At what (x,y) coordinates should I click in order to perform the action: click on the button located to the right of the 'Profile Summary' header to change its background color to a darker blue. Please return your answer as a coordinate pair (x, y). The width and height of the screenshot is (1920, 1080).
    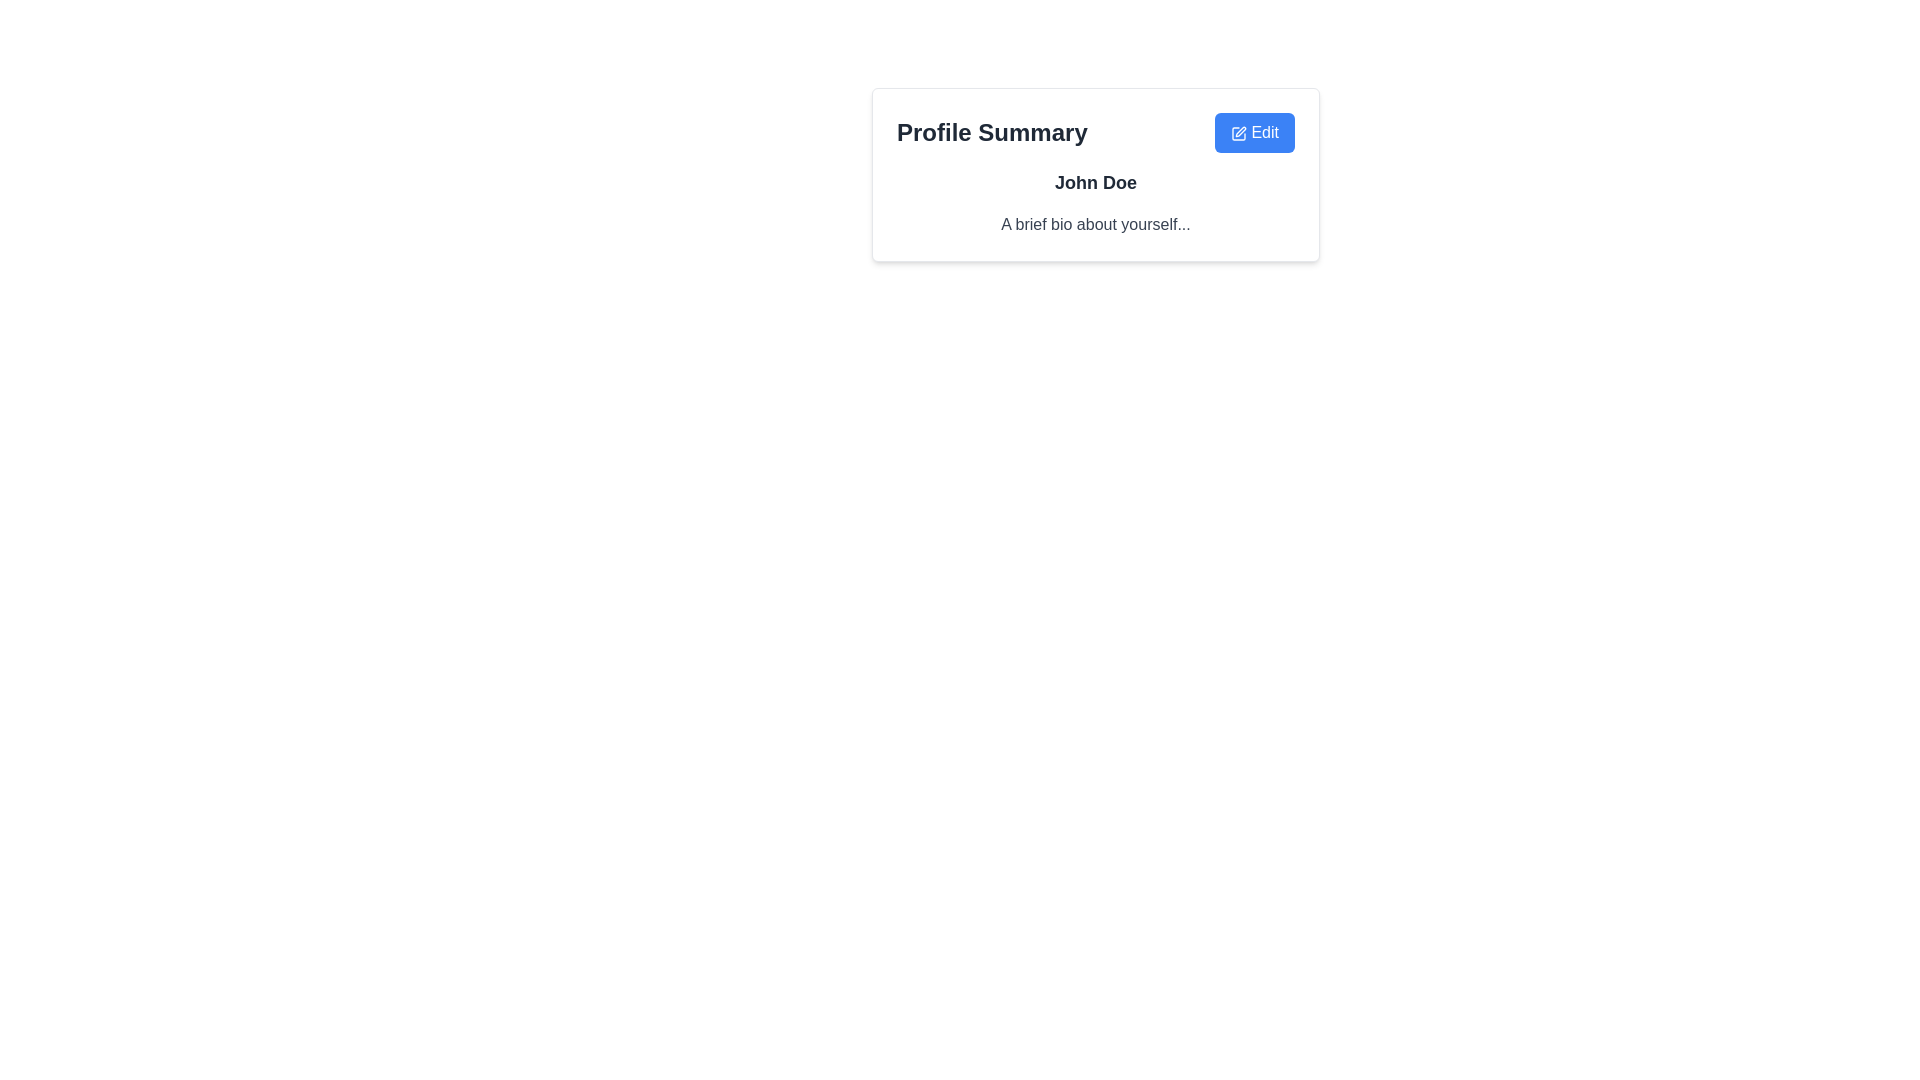
    Looking at the image, I should click on (1253, 132).